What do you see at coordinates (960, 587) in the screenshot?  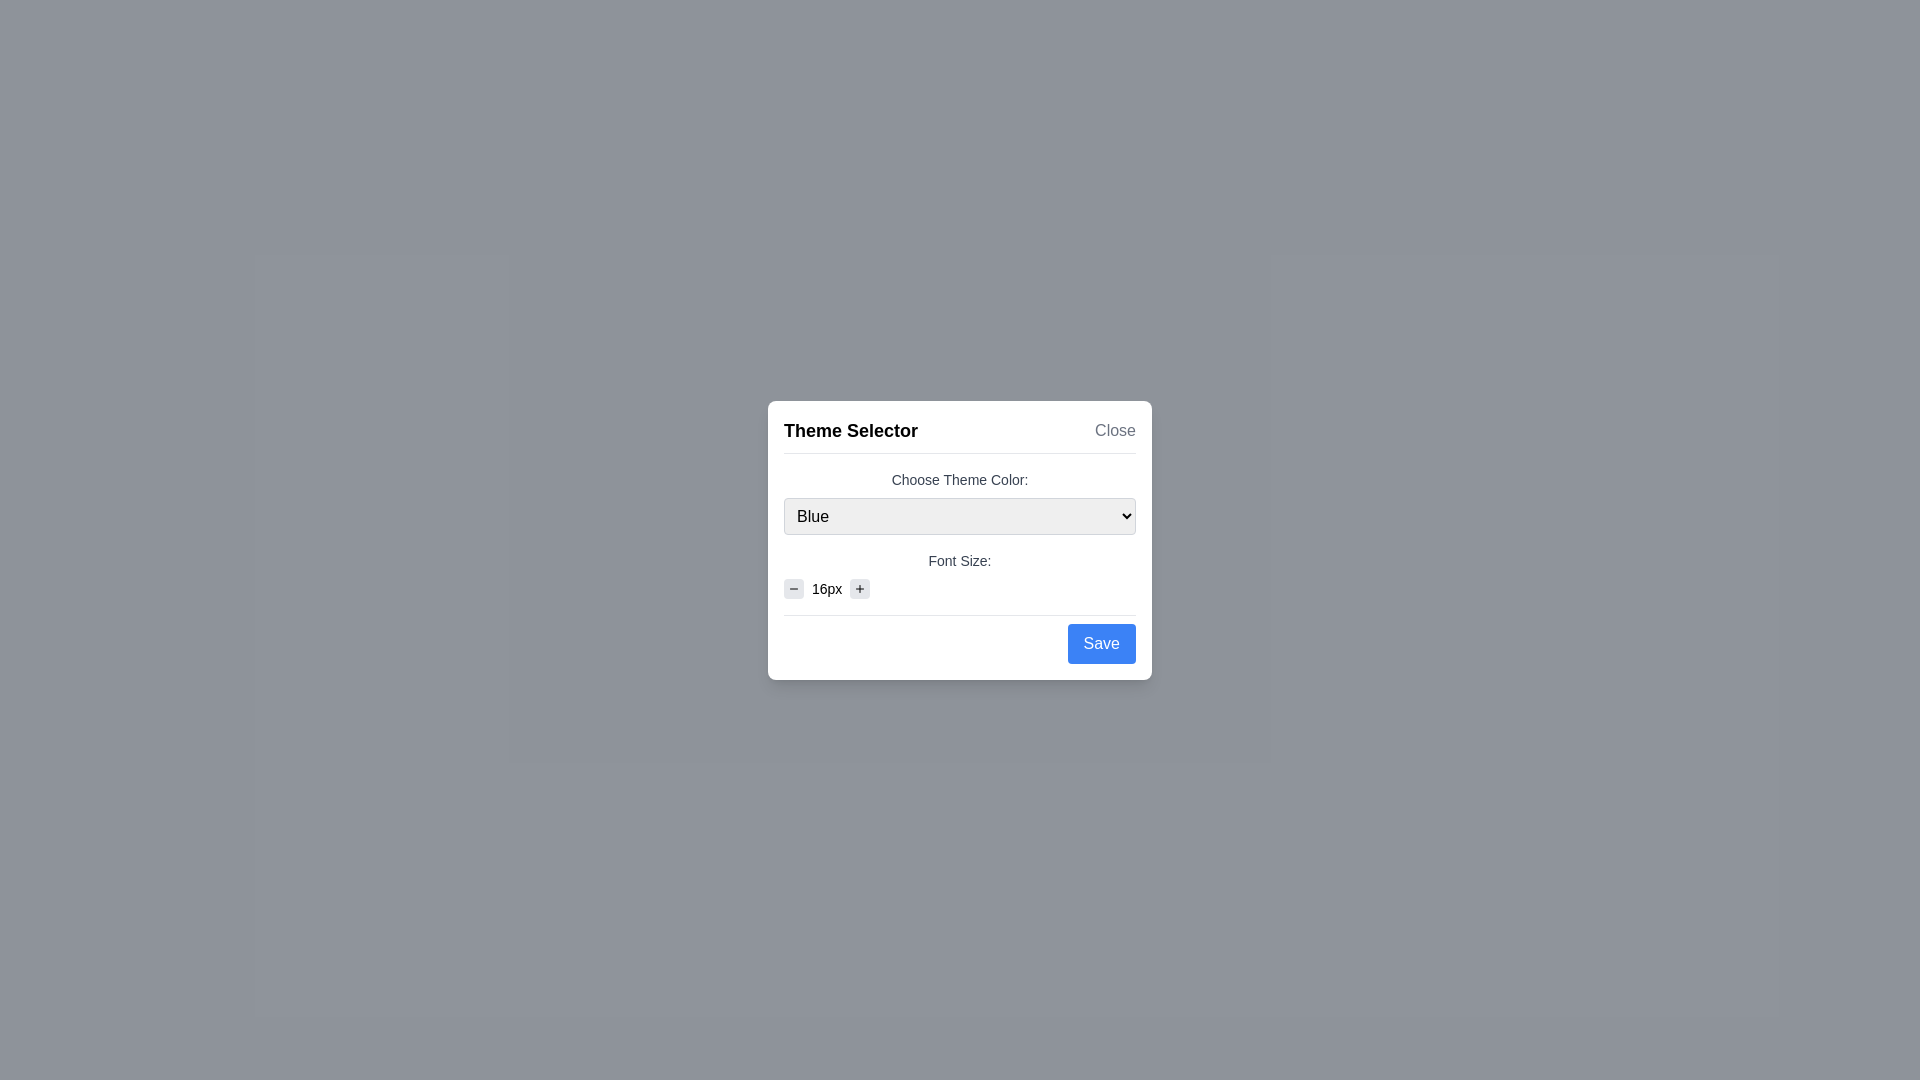 I see `current font size displayed in the center of the Font size selector, which shows '16px'` at bounding box center [960, 587].